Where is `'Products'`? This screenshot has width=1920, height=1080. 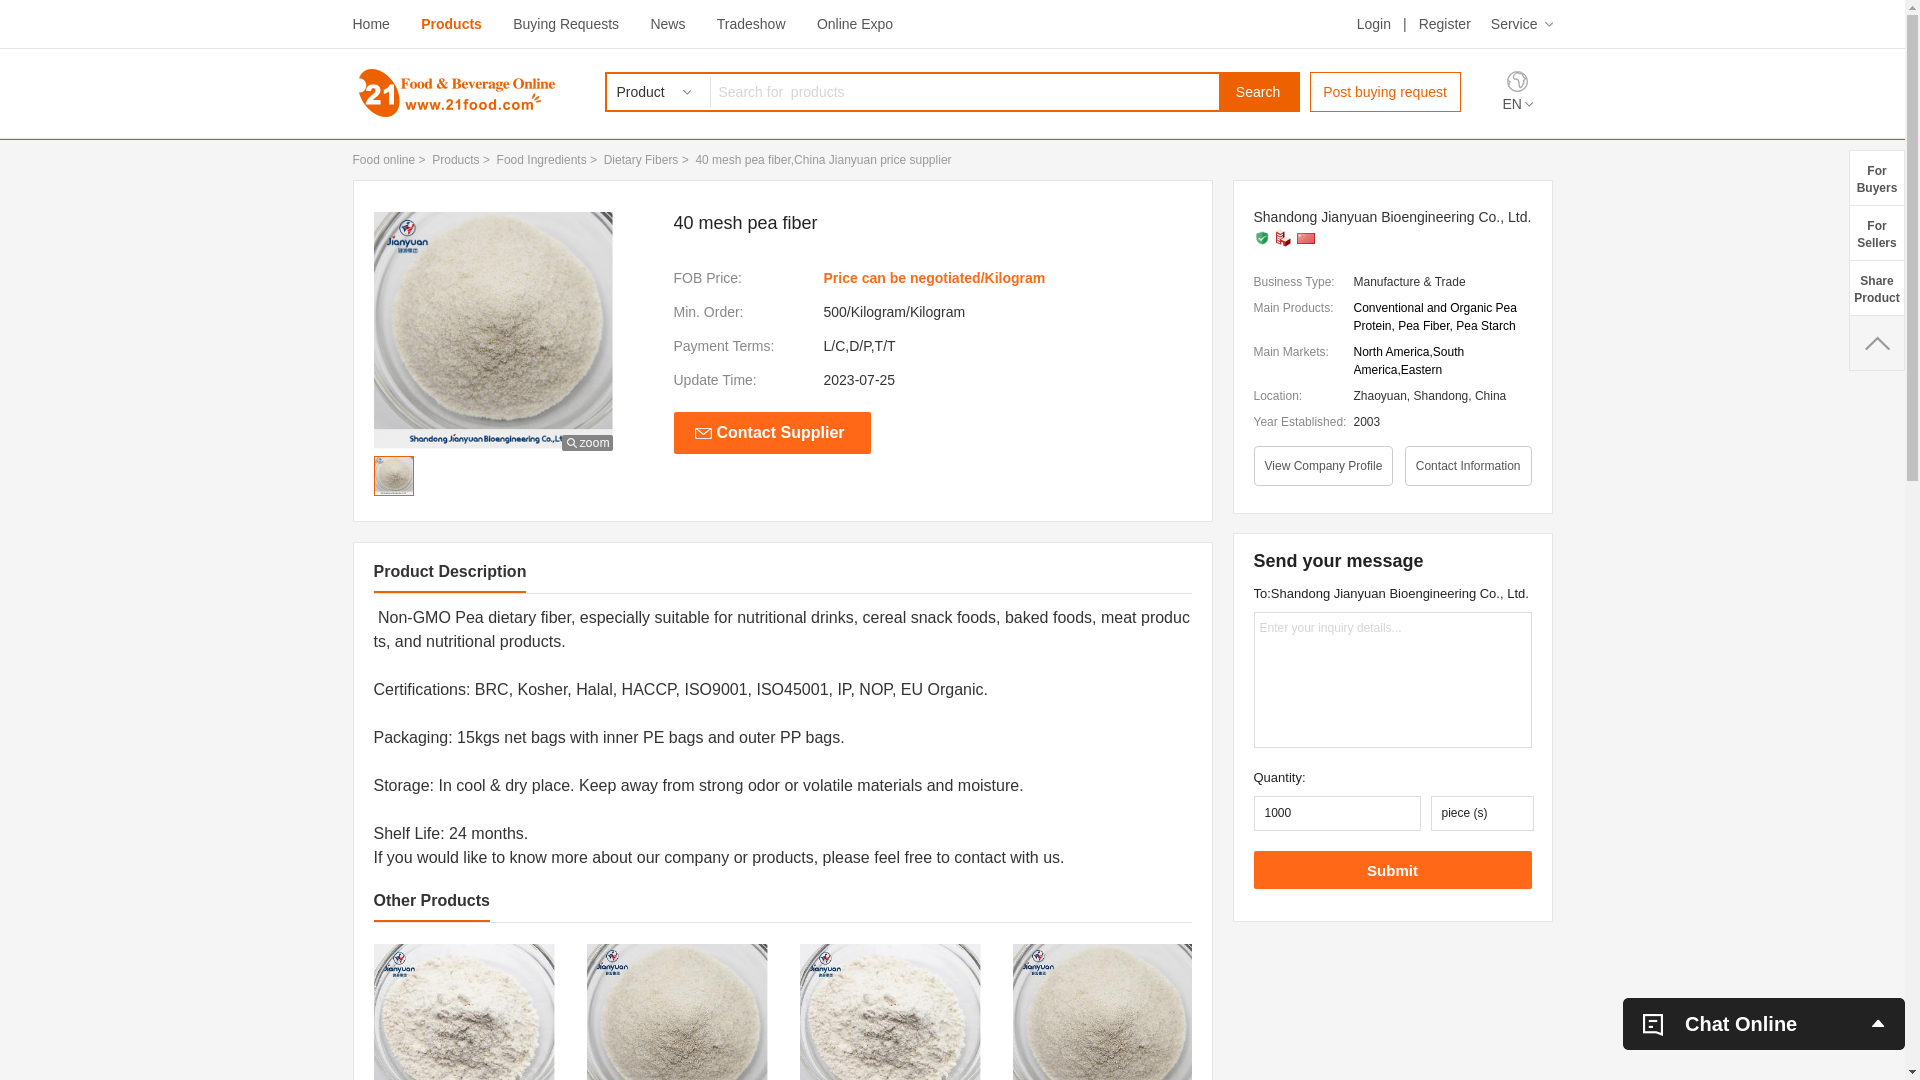 'Products' is located at coordinates (450, 23).